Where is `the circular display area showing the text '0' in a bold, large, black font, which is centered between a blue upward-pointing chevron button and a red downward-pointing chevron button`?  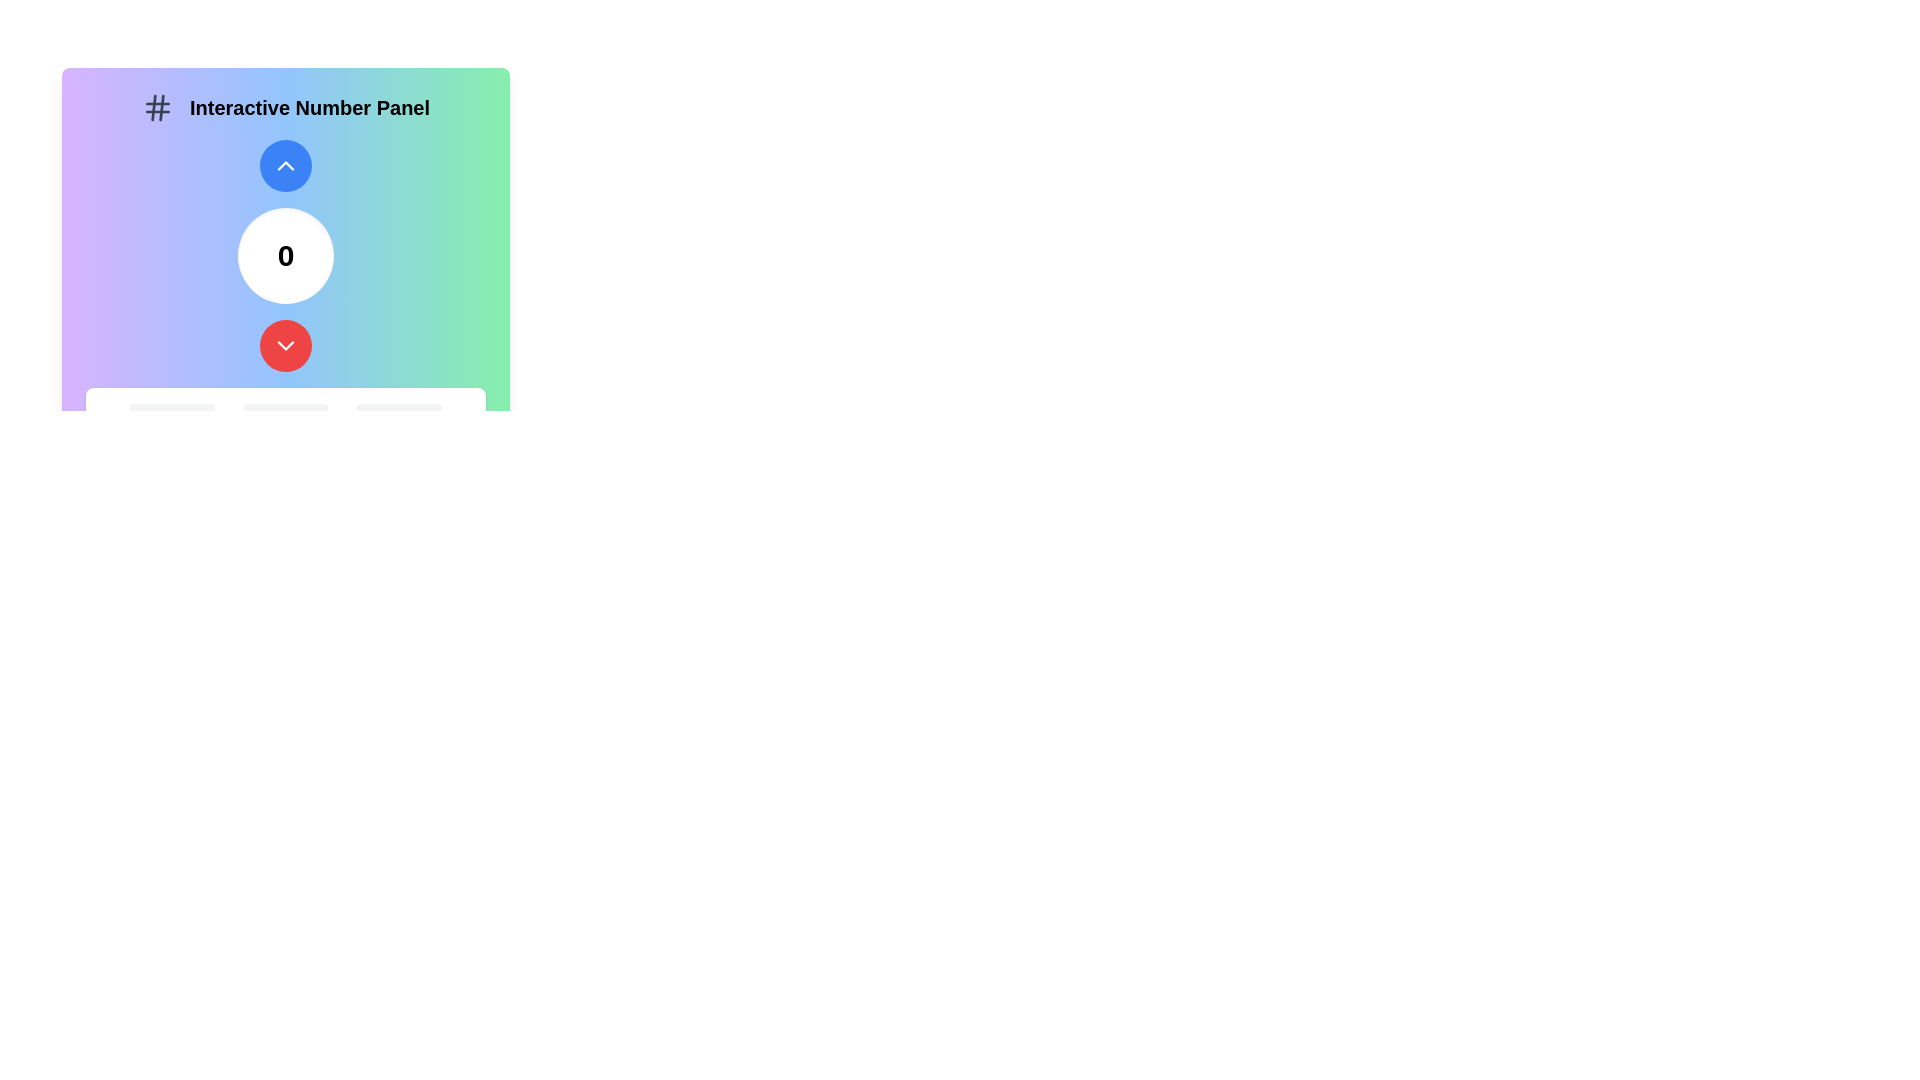
the circular display area showing the text '0' in a bold, large, black font, which is centered between a blue upward-pointing chevron button and a red downward-pointing chevron button is located at coordinates (285, 254).